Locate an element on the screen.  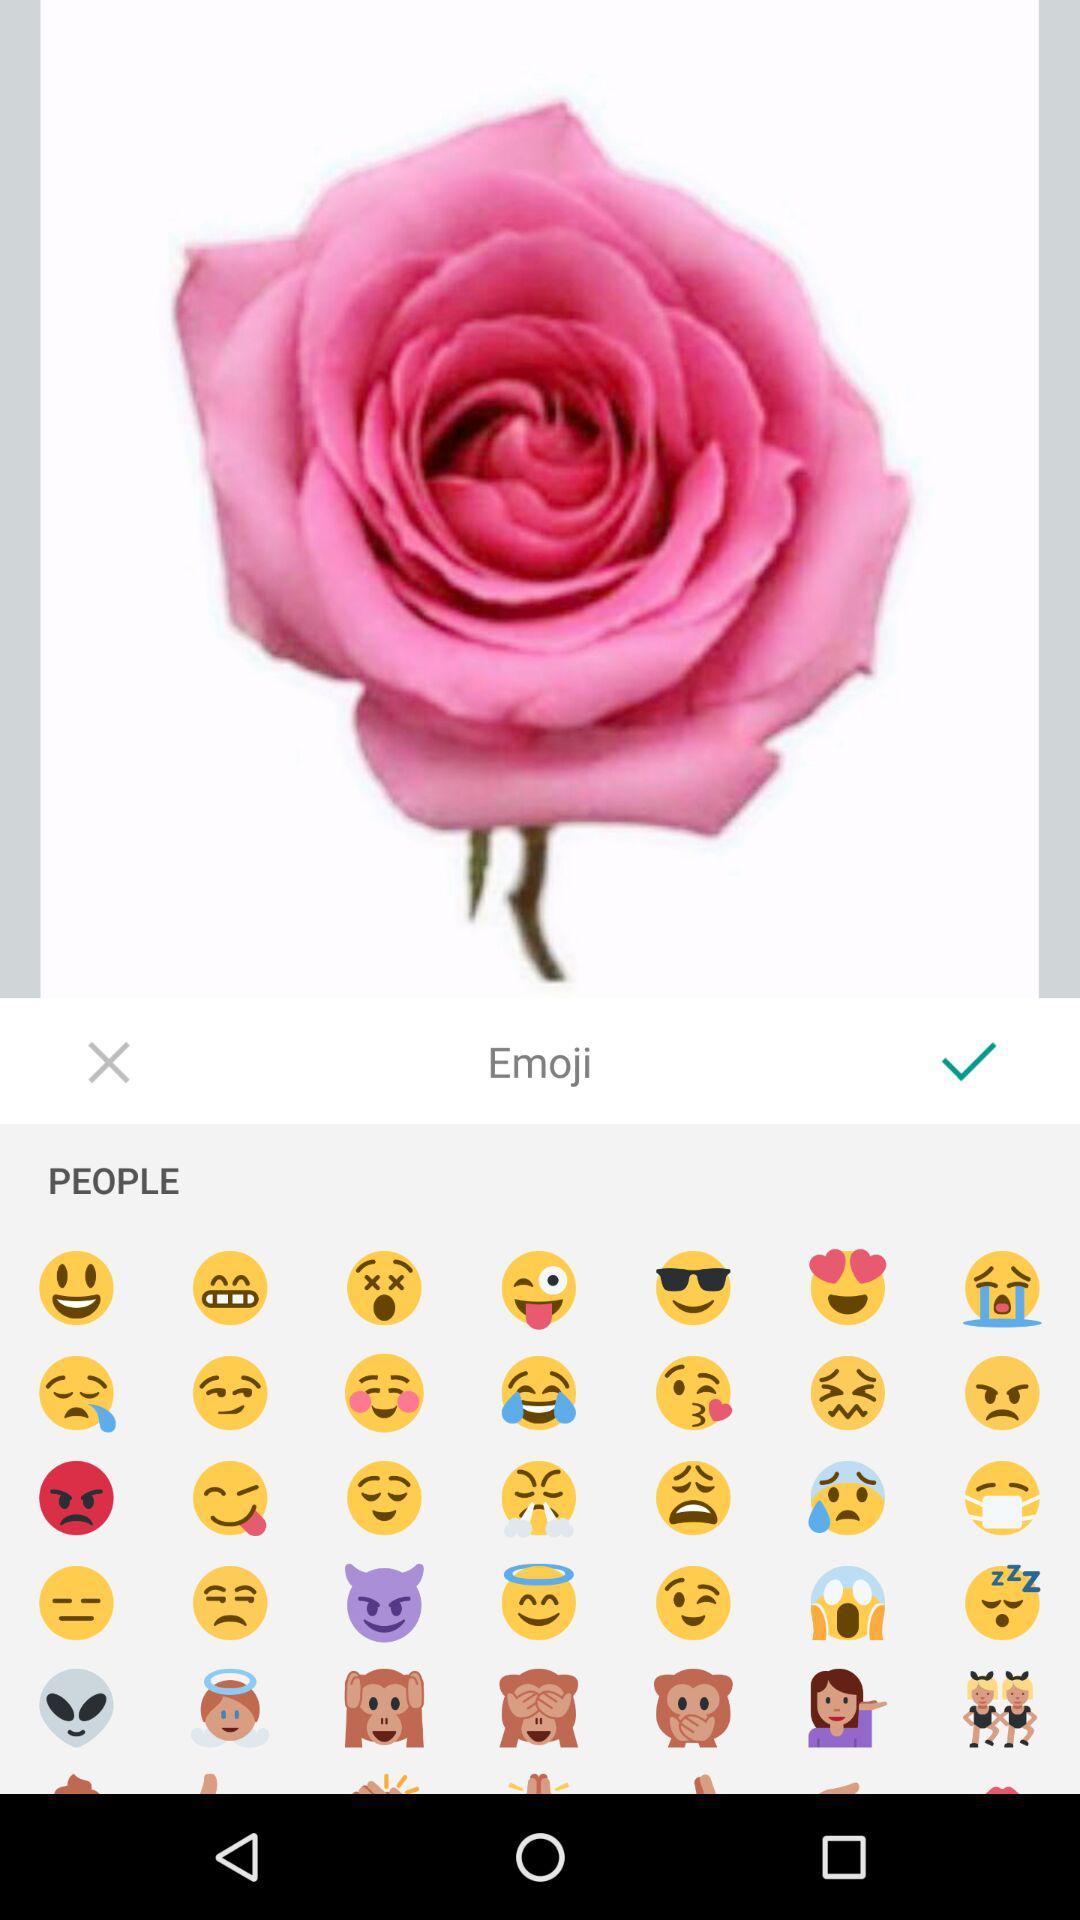
use the kissing emoji is located at coordinates (692, 1392).